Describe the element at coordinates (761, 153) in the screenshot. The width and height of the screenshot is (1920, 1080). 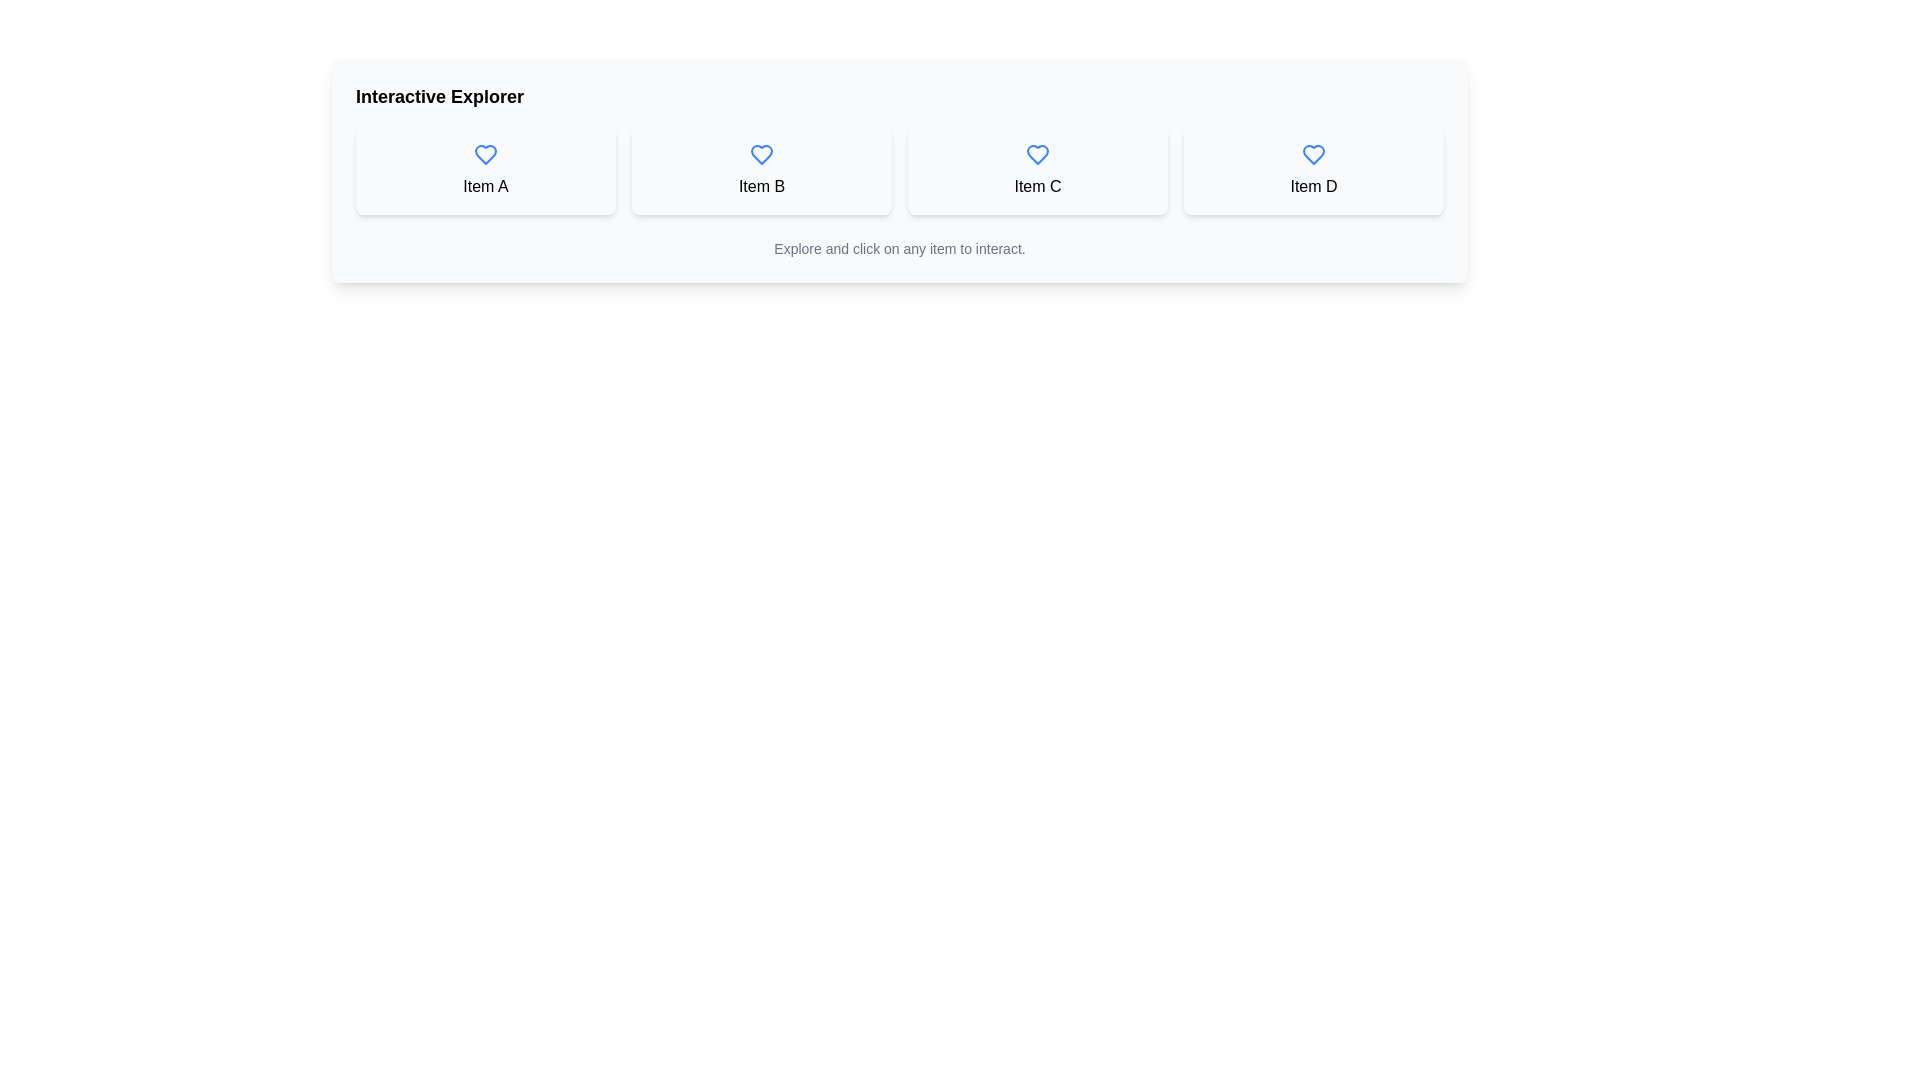
I see `the 'like' icon located at the top of 'Item B' card` at that location.